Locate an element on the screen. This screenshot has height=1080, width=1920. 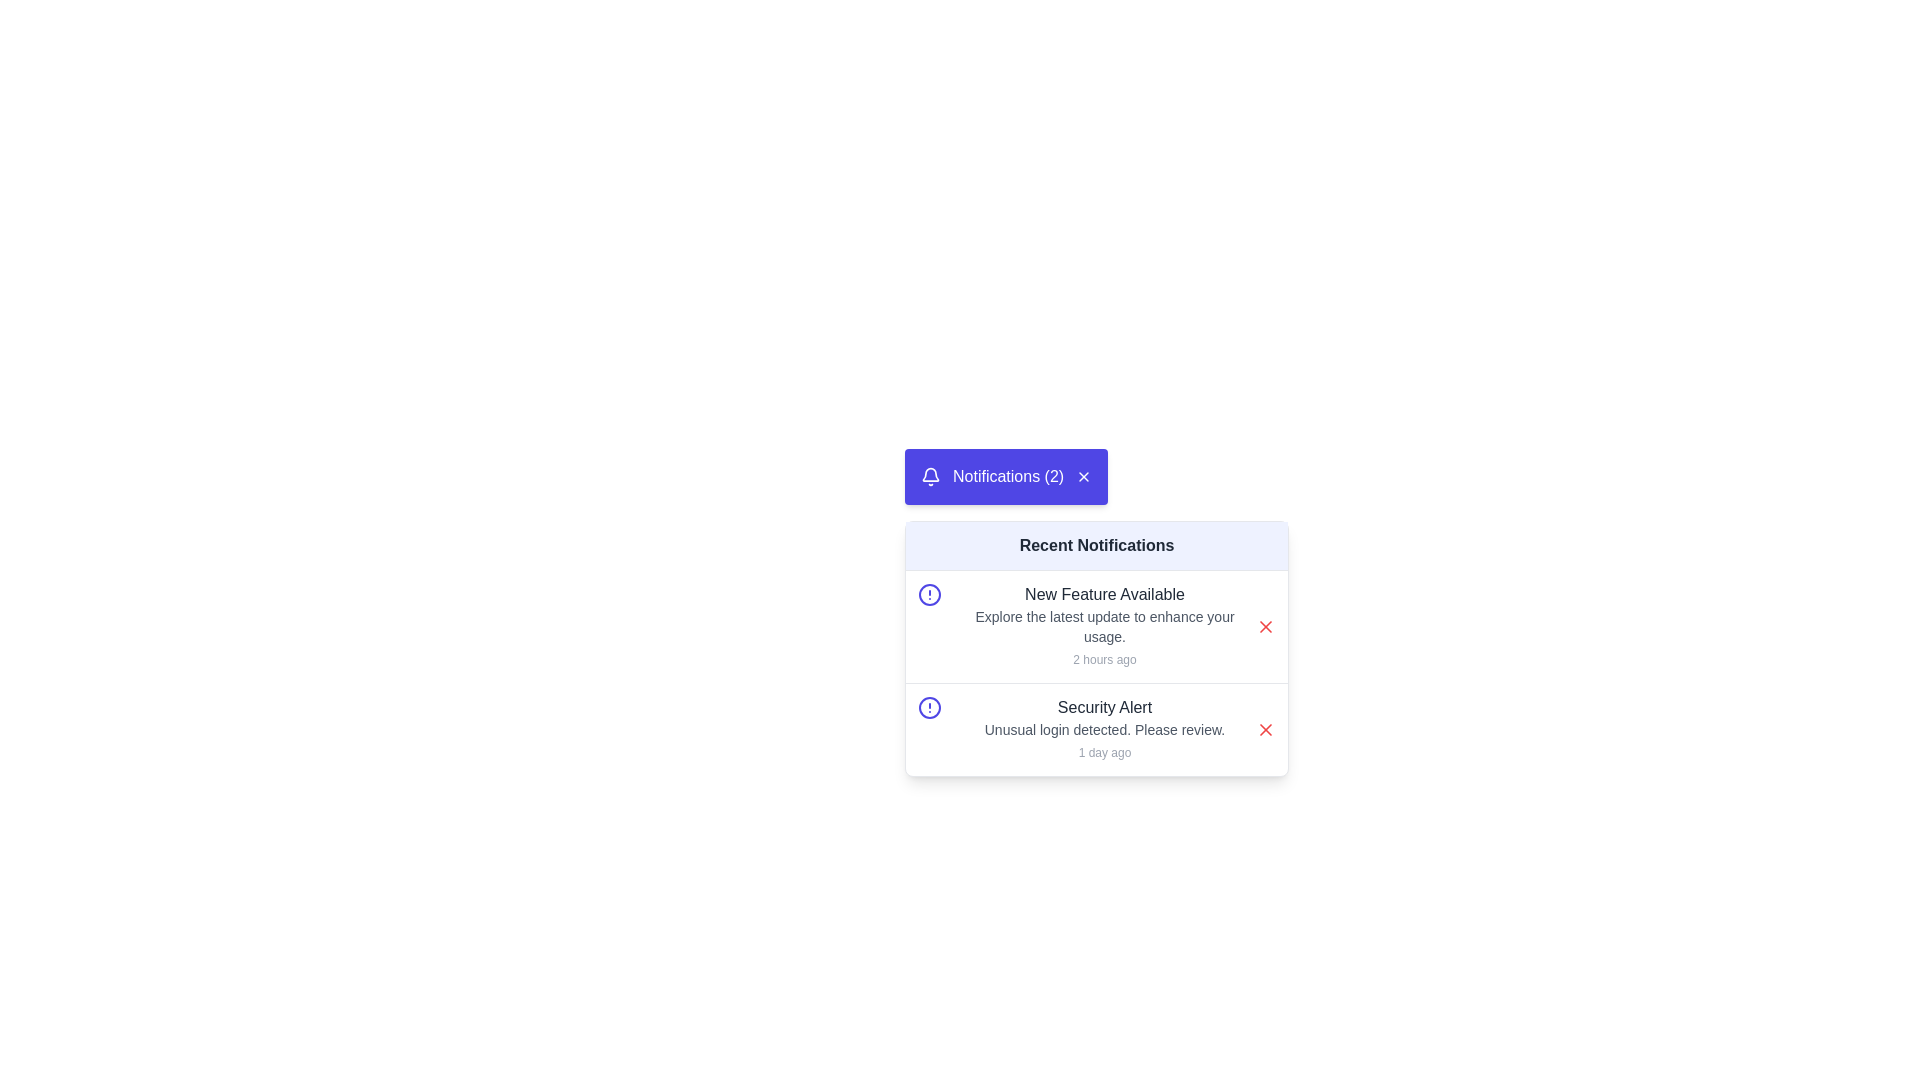
the indigo SVG circle element that represents a warning icon within the 'Security Alert' notification under 'Recent Notifications' is located at coordinates (929, 707).